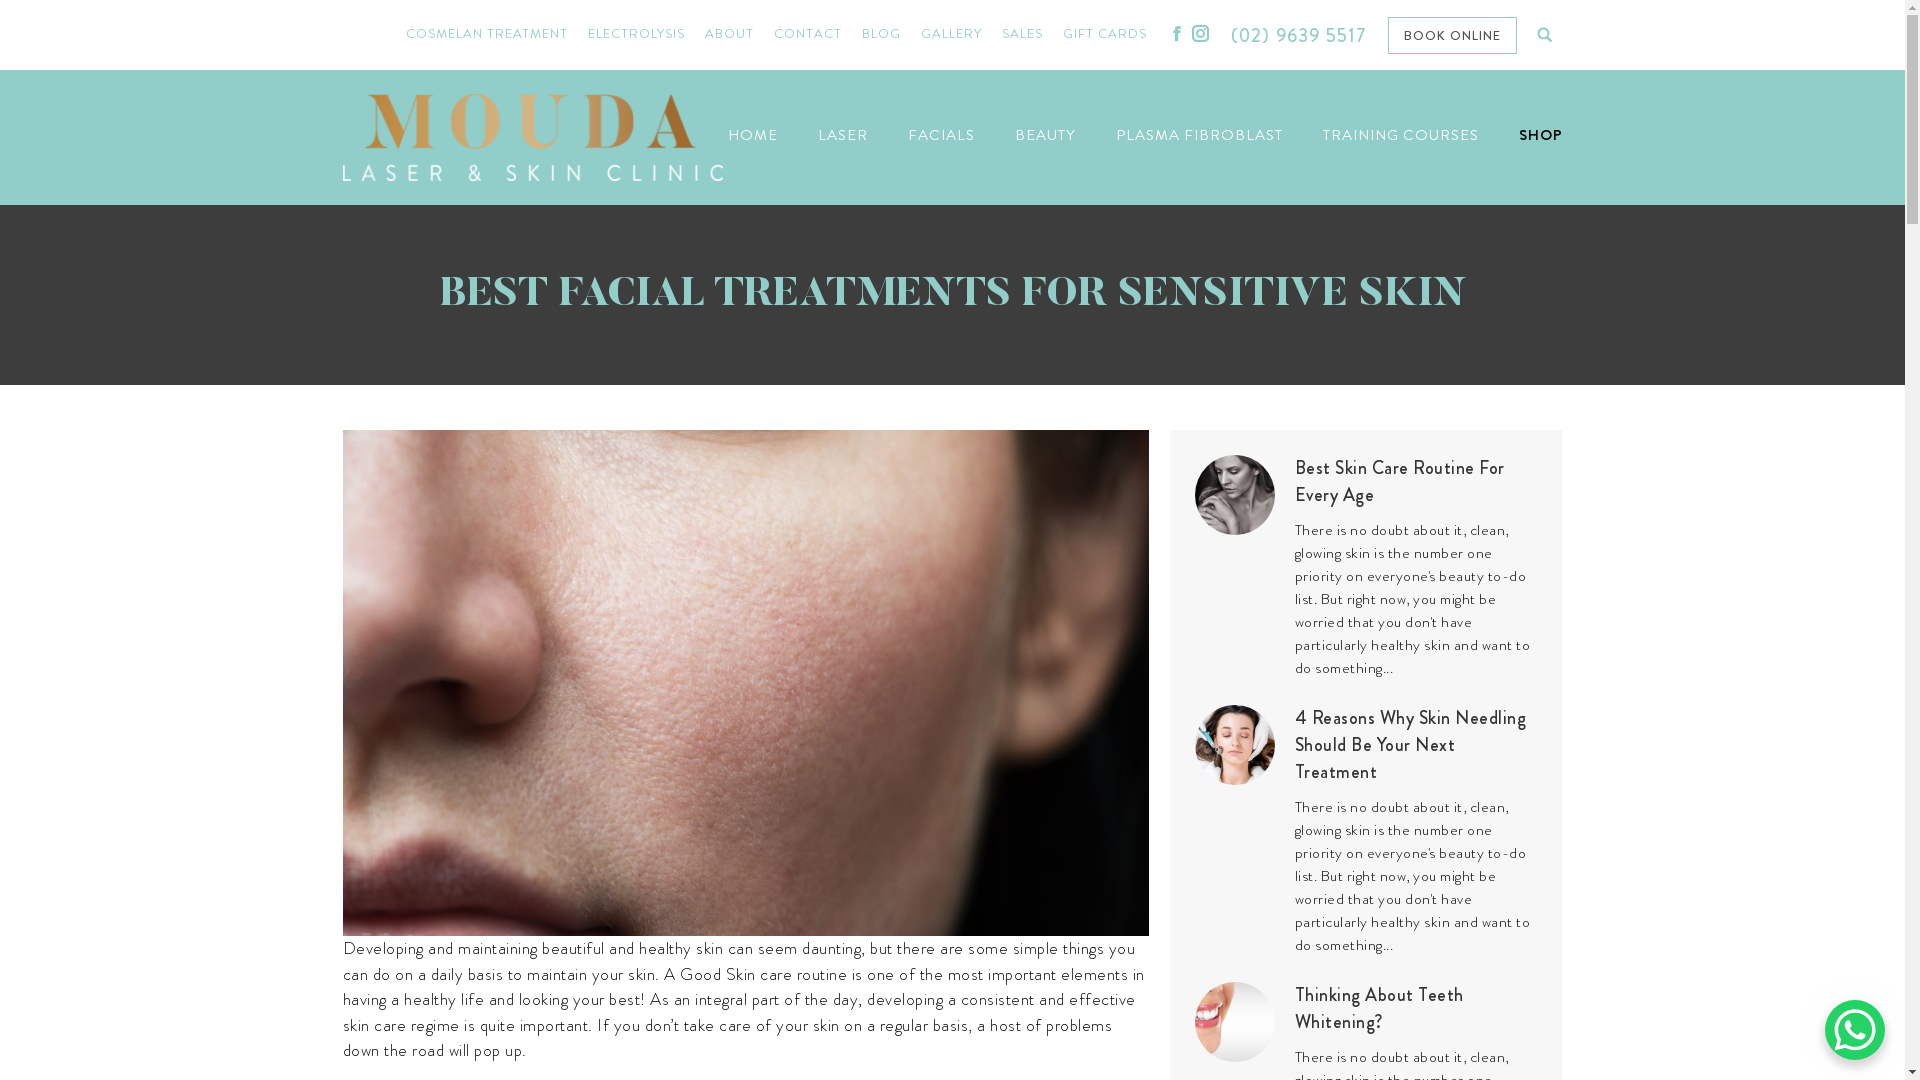  What do you see at coordinates (1103, 34) in the screenshot?
I see `'GIFT CARDS'` at bounding box center [1103, 34].